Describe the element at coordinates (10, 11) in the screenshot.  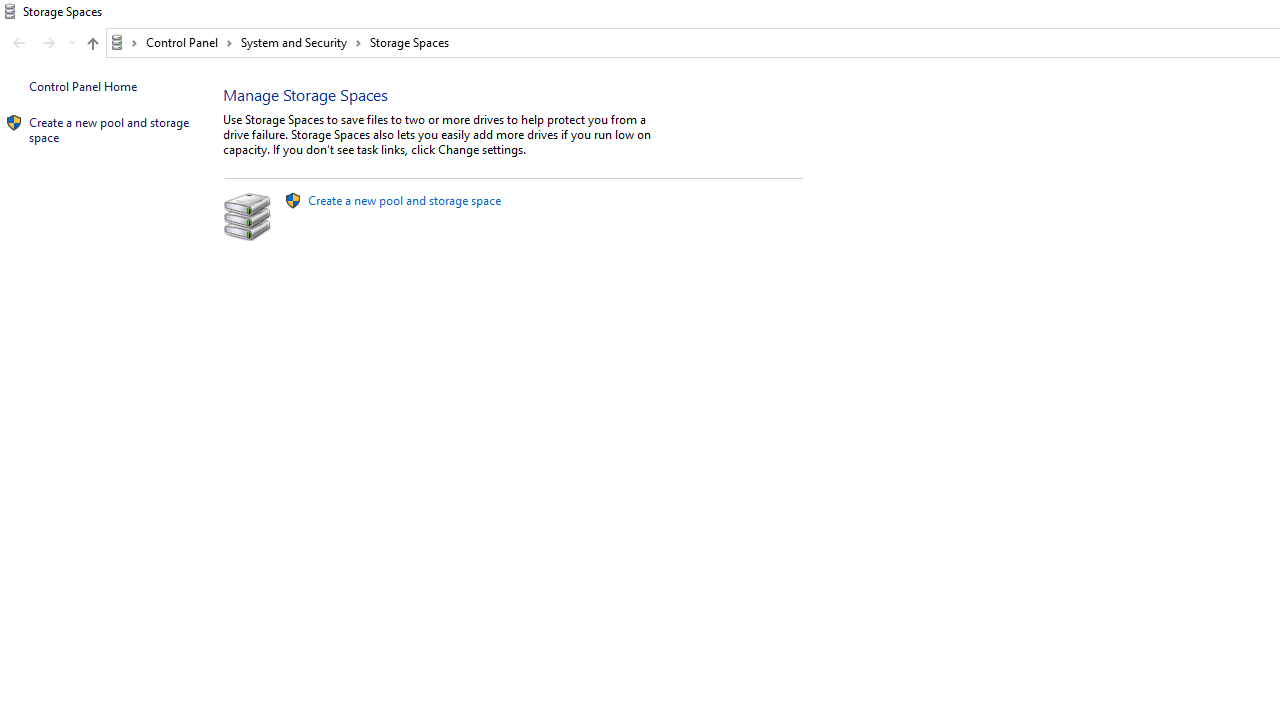
I see `'System'` at that location.